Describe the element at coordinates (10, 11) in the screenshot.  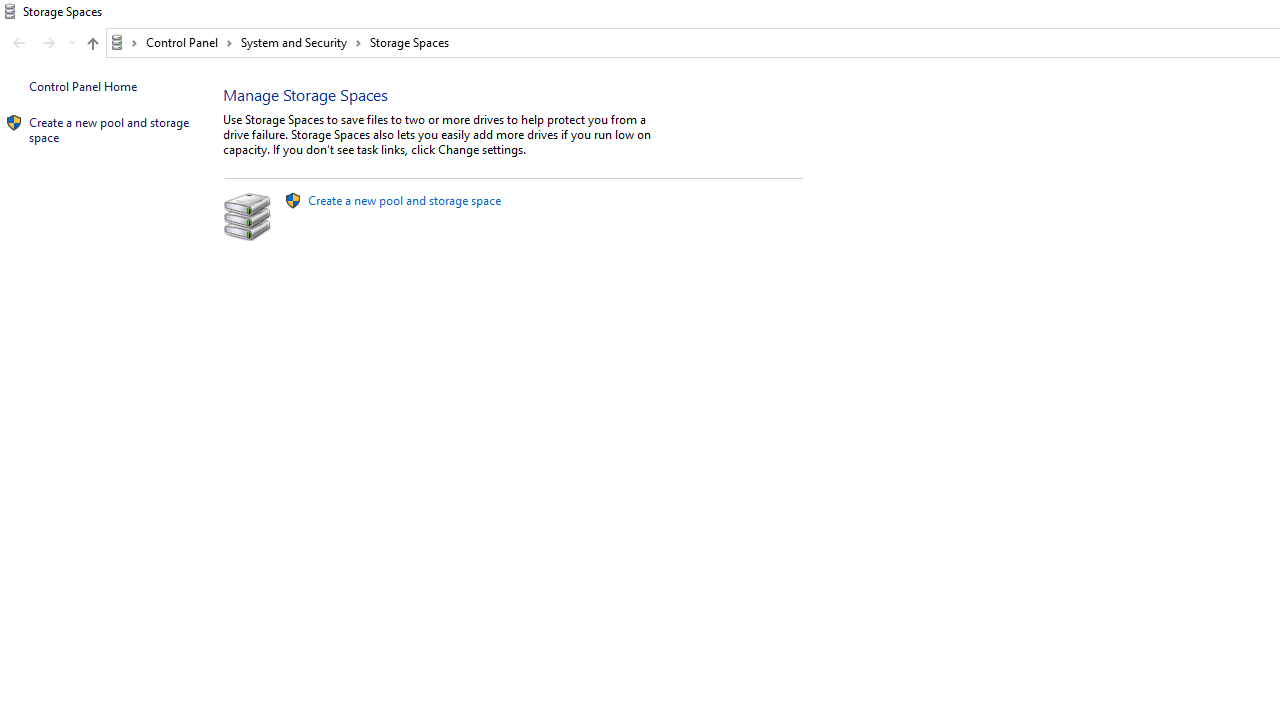
I see `'System'` at that location.